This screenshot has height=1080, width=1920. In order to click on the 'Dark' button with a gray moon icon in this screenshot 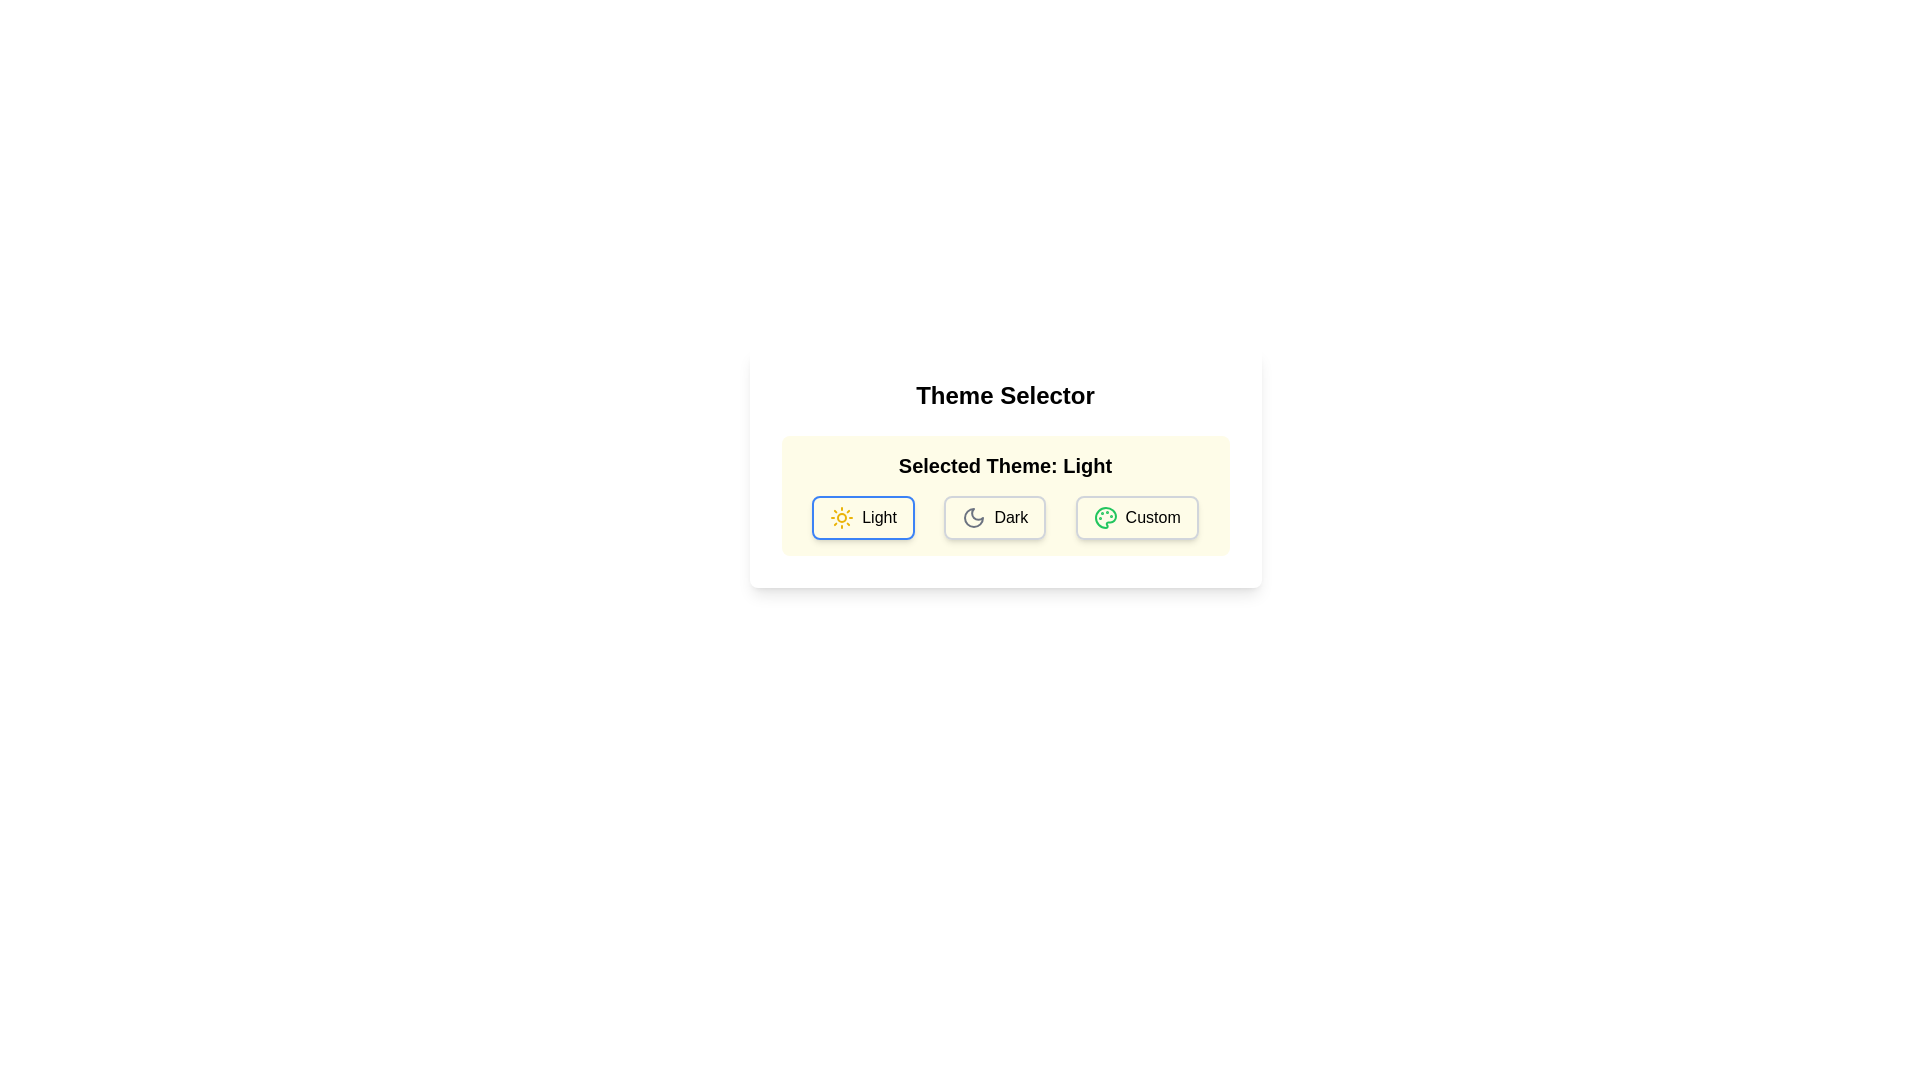, I will do `click(1005, 516)`.